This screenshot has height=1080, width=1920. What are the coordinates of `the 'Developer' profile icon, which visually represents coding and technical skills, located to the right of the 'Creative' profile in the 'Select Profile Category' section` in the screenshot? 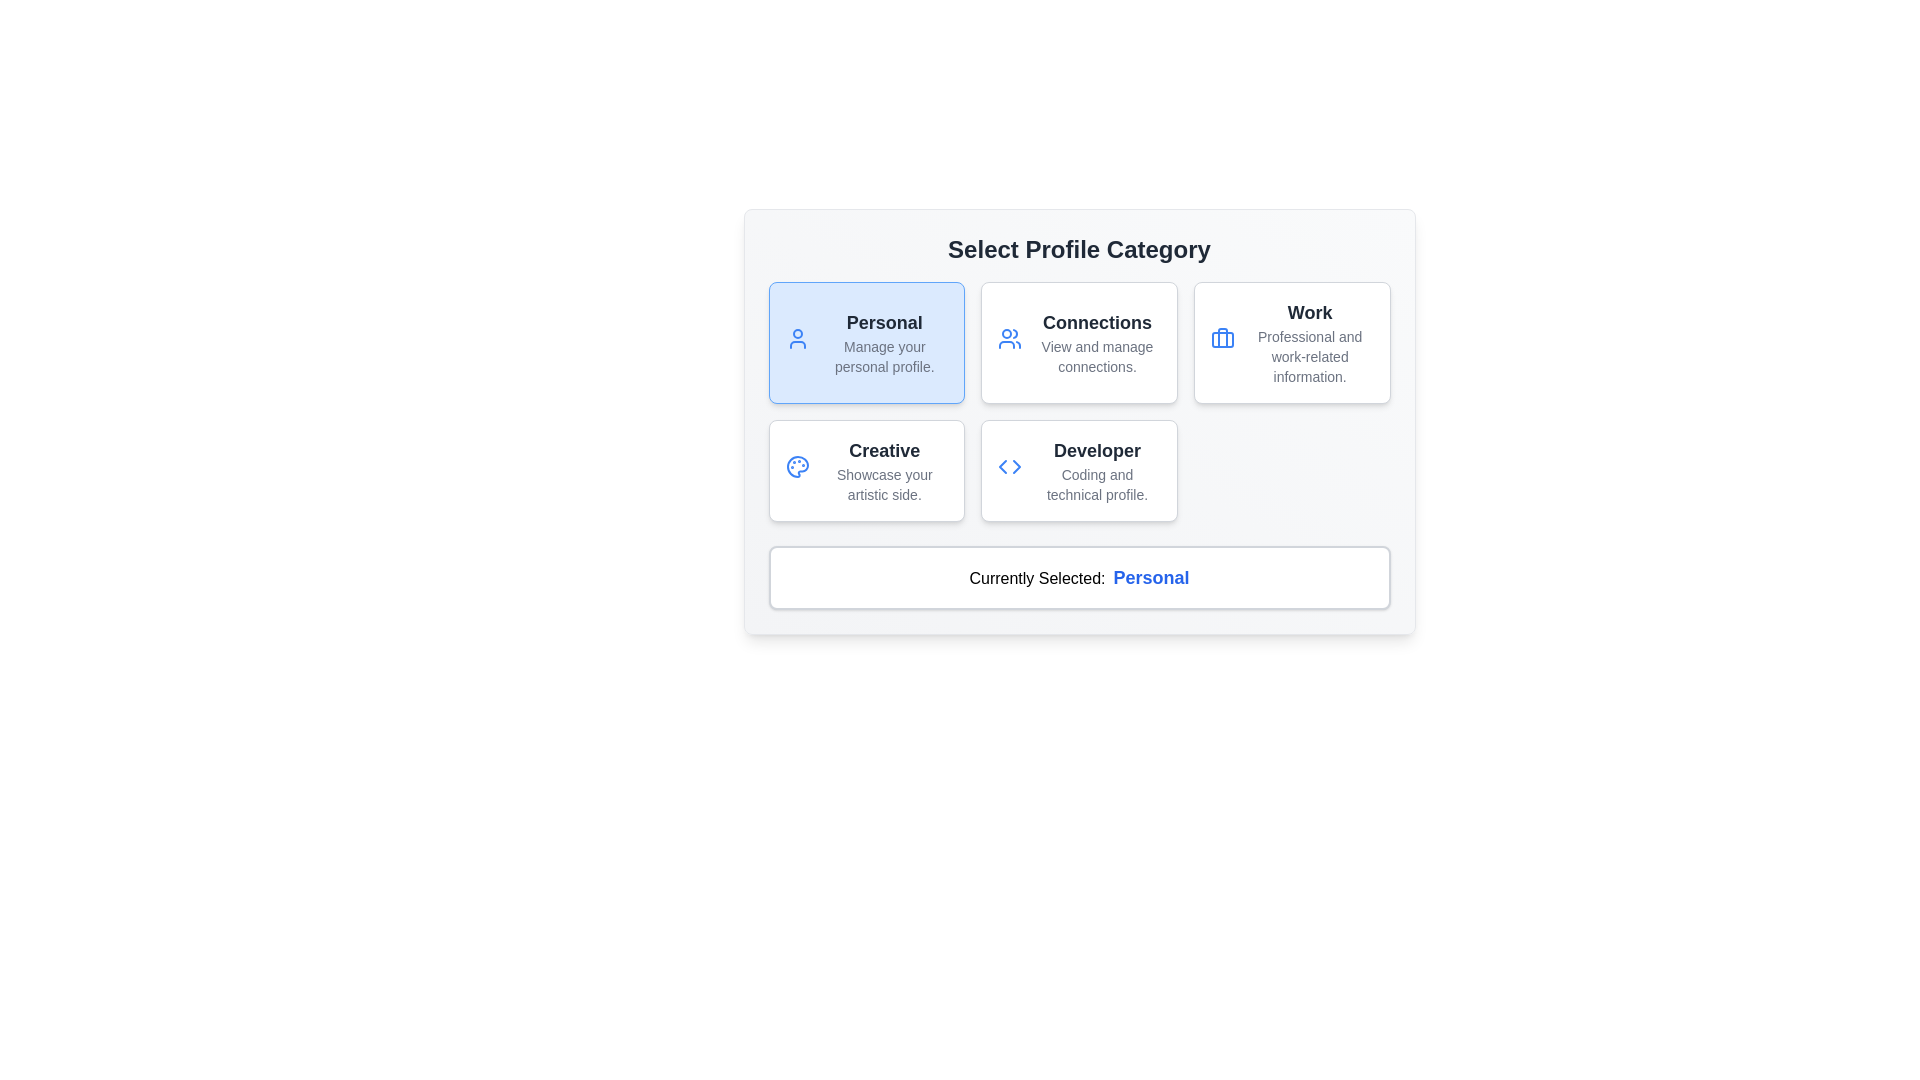 It's located at (1010, 466).